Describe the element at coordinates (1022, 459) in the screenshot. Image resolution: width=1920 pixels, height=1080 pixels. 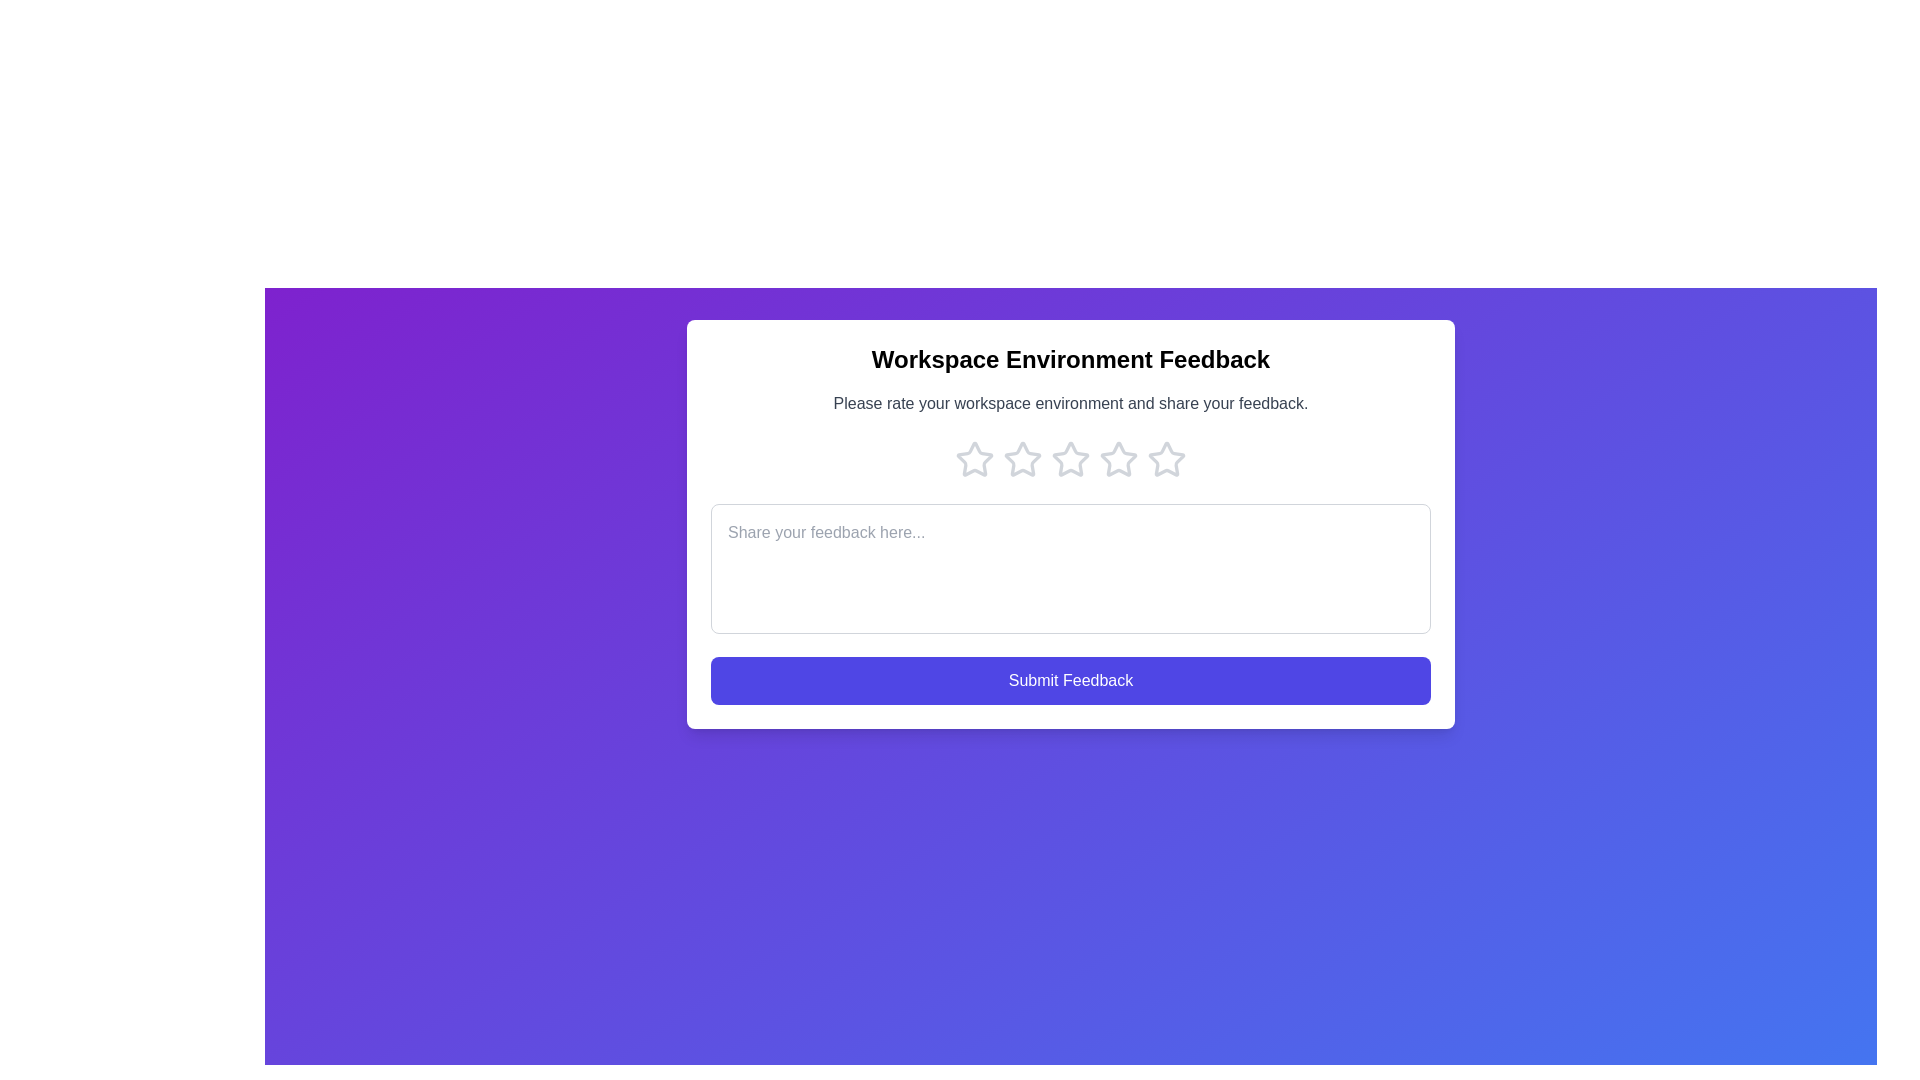
I see `the star corresponding to the rating 2` at that location.